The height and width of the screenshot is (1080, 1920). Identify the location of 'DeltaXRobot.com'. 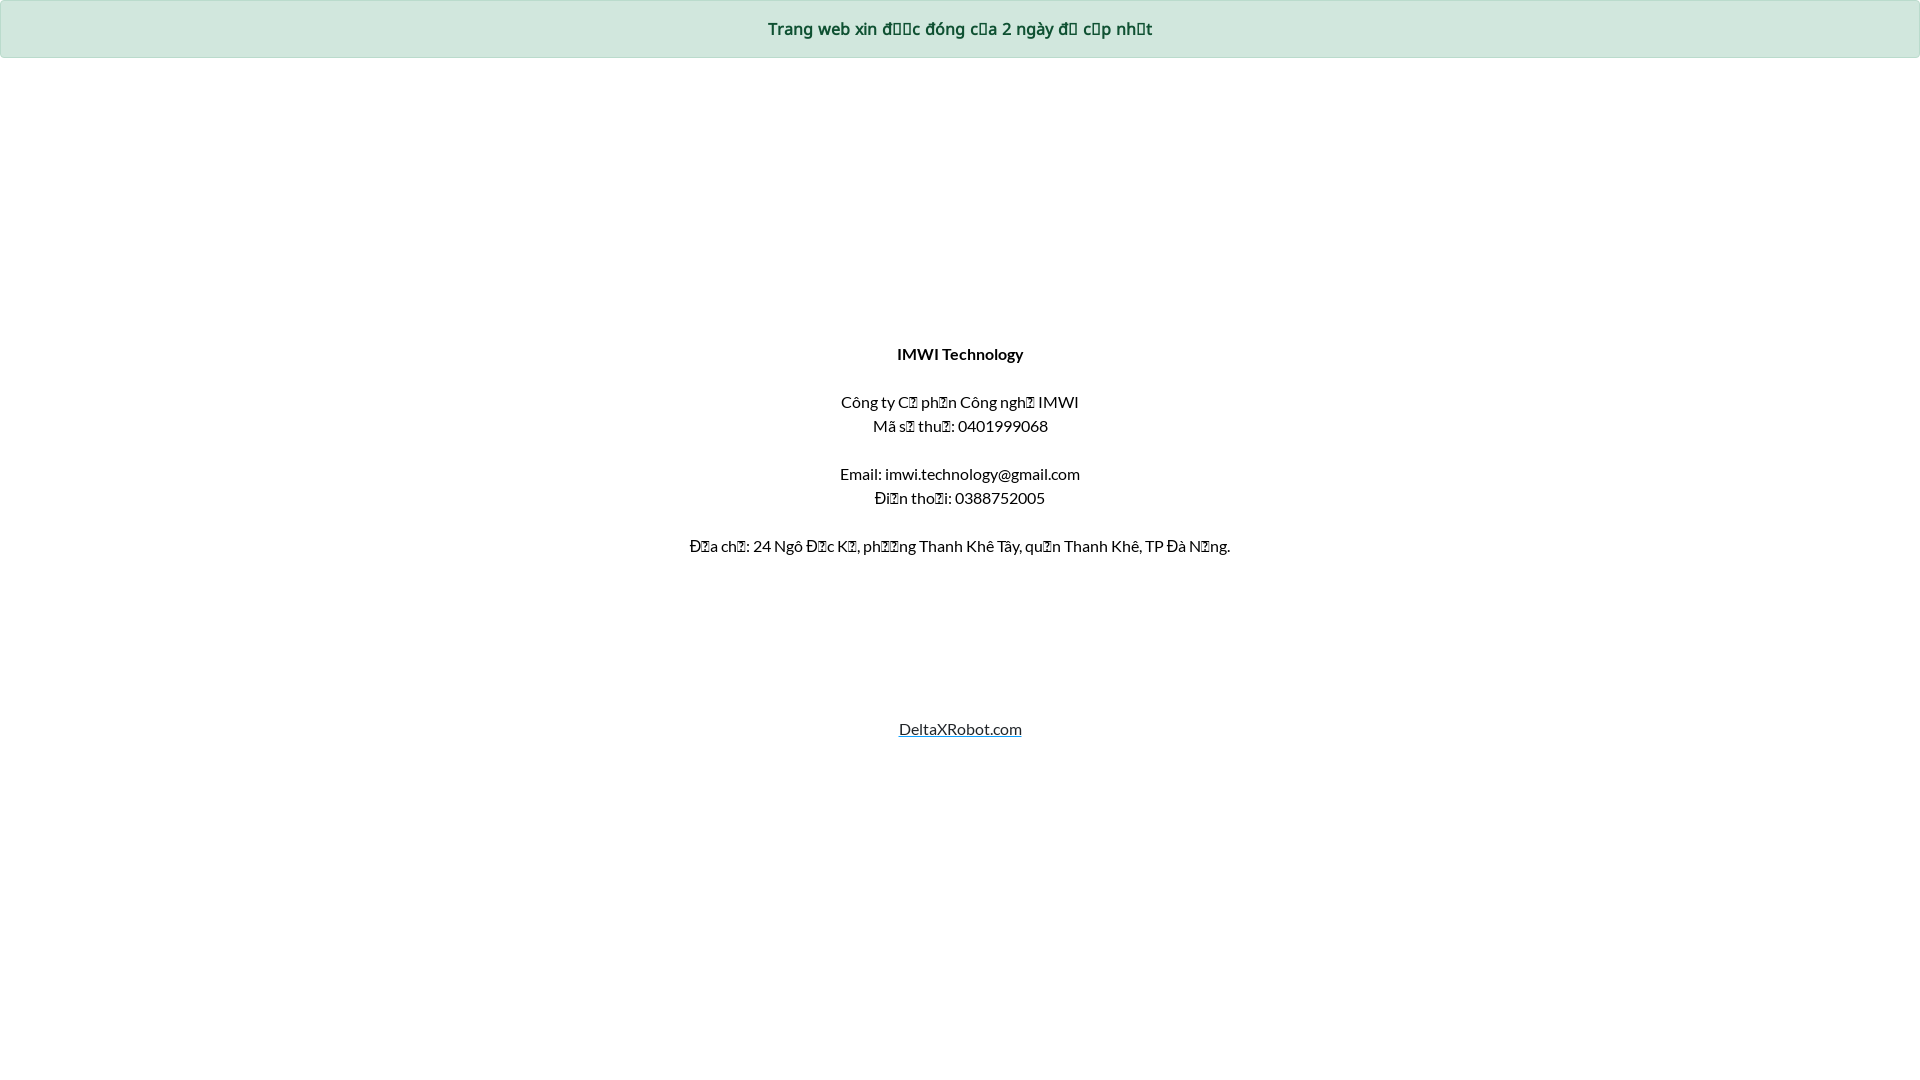
(958, 752).